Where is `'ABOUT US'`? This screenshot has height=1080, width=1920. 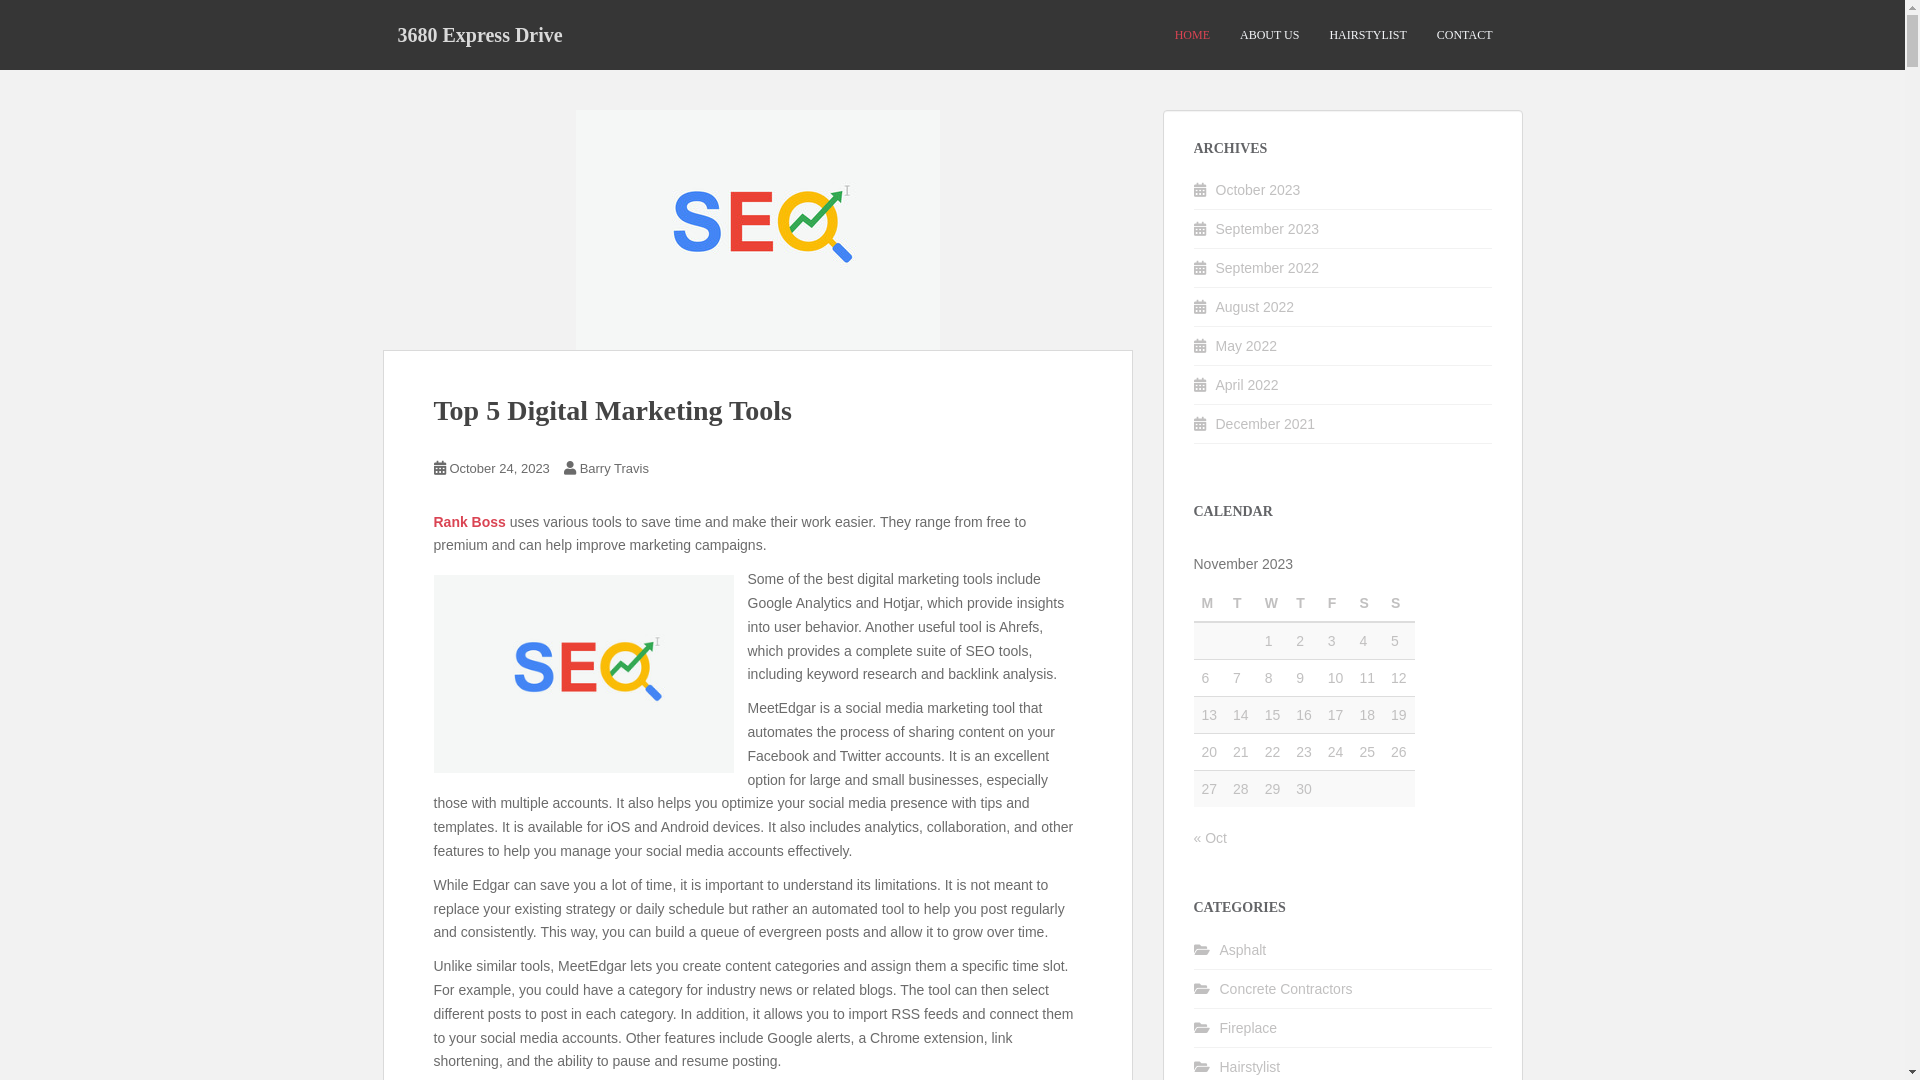 'ABOUT US' is located at coordinates (1268, 34).